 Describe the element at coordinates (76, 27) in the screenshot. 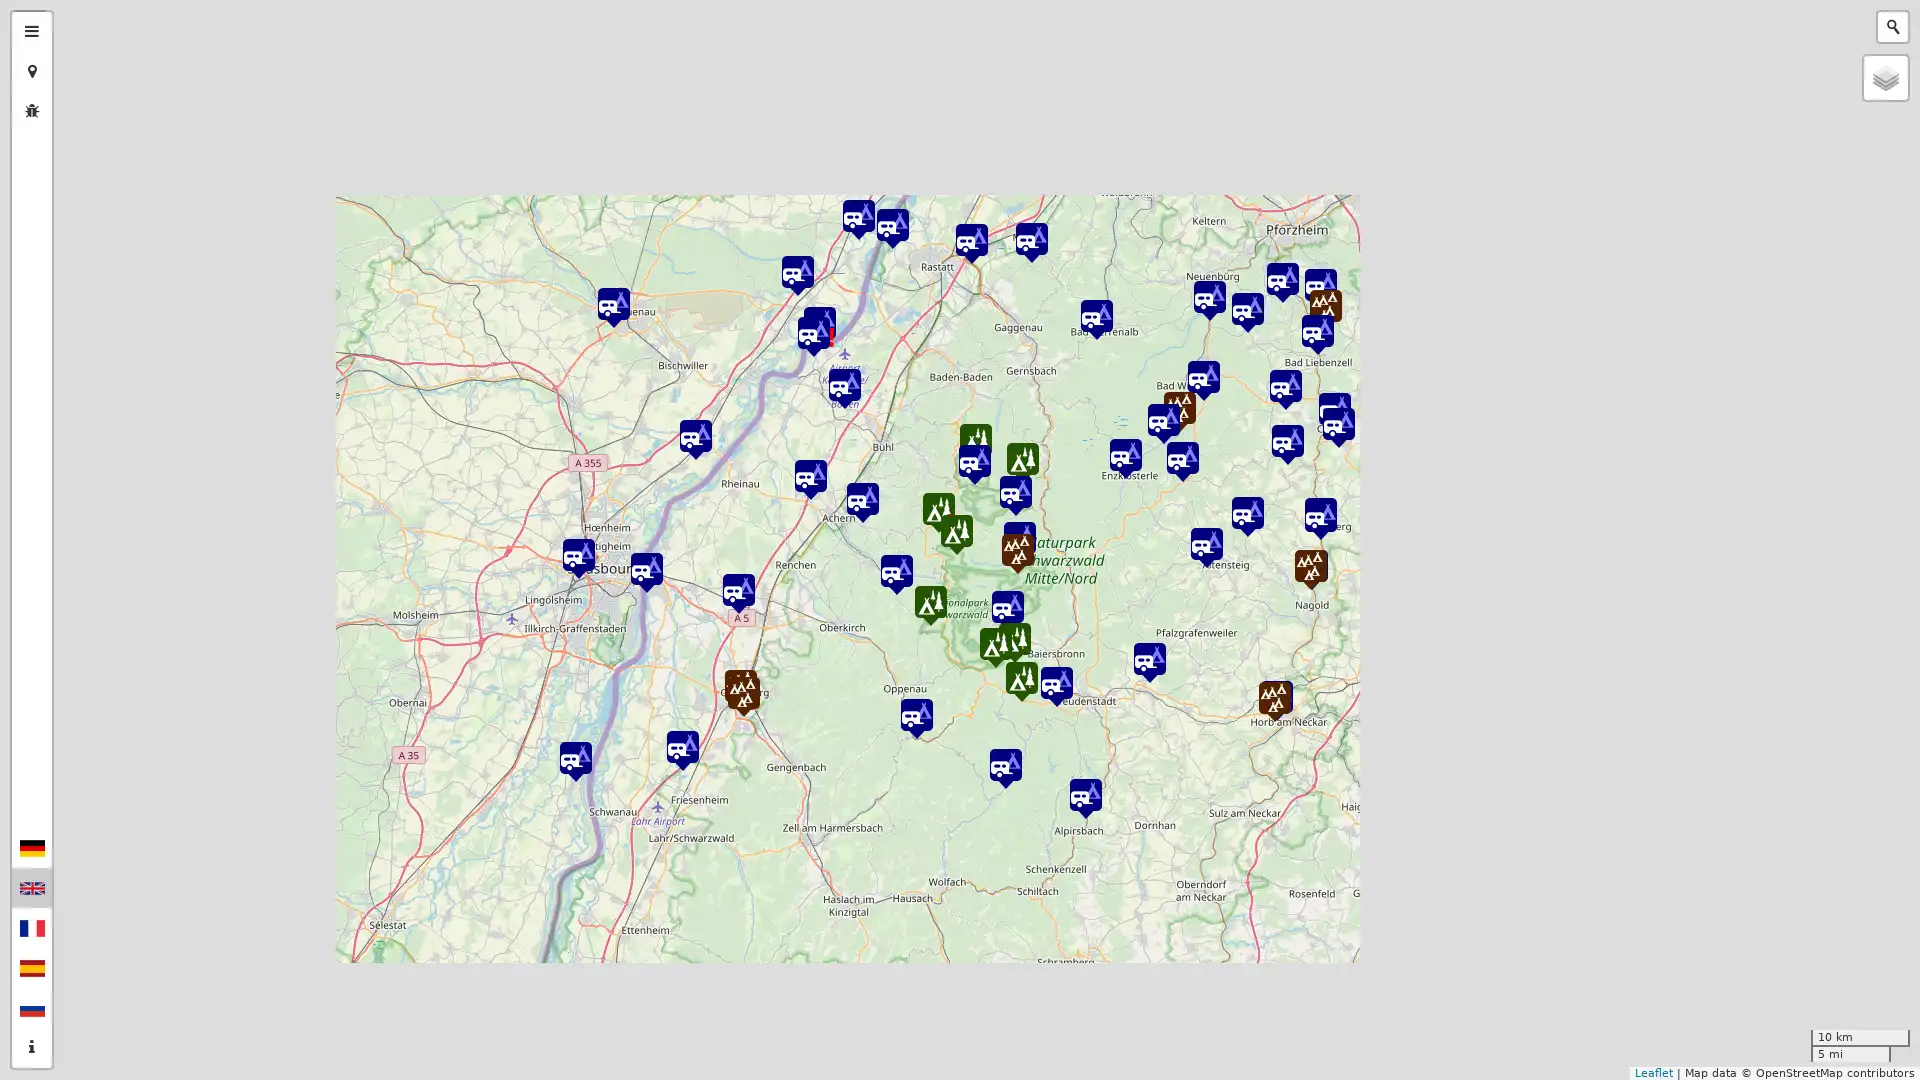

I see `Zoom in` at that location.